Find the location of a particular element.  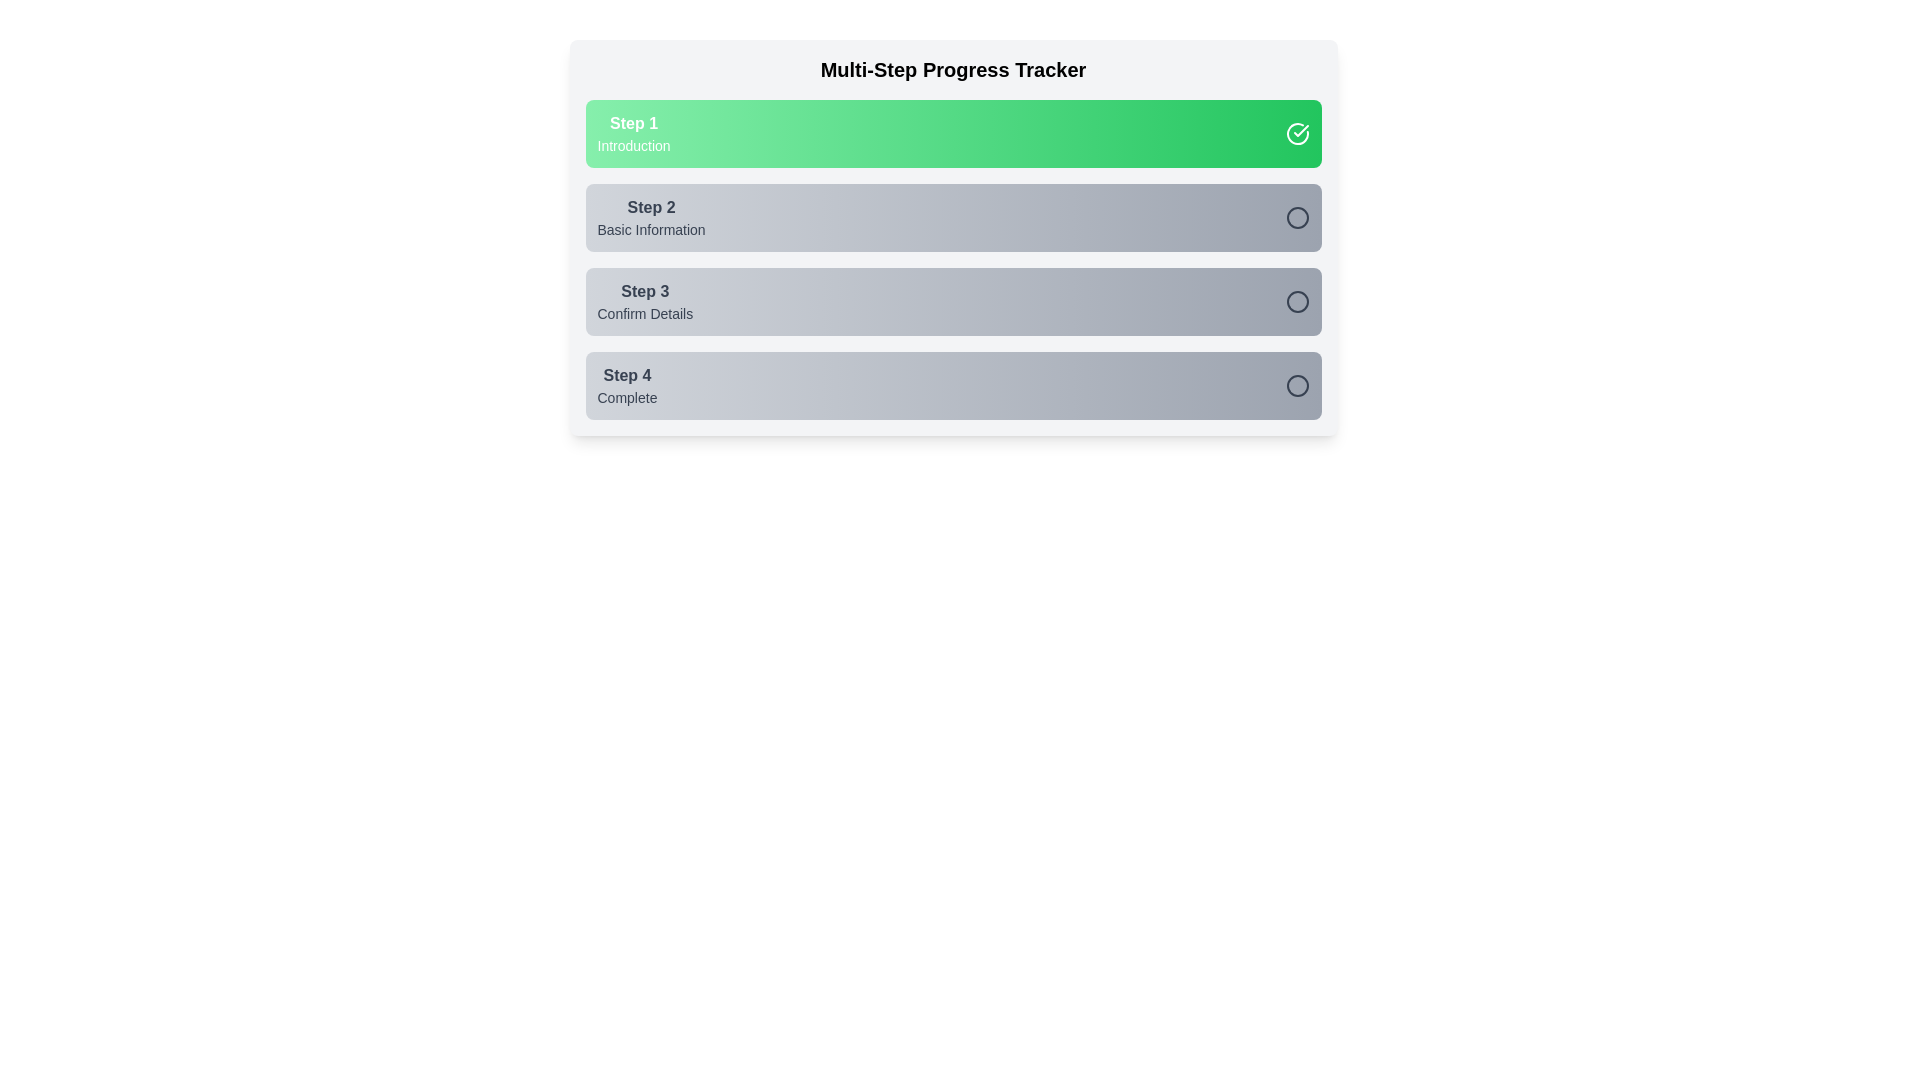

the bold text label displaying 'Step 2', which is located in the second step section of a multi-step progress tracker, positioned below the active step (Step 1) and above Step 3 is located at coordinates (651, 208).